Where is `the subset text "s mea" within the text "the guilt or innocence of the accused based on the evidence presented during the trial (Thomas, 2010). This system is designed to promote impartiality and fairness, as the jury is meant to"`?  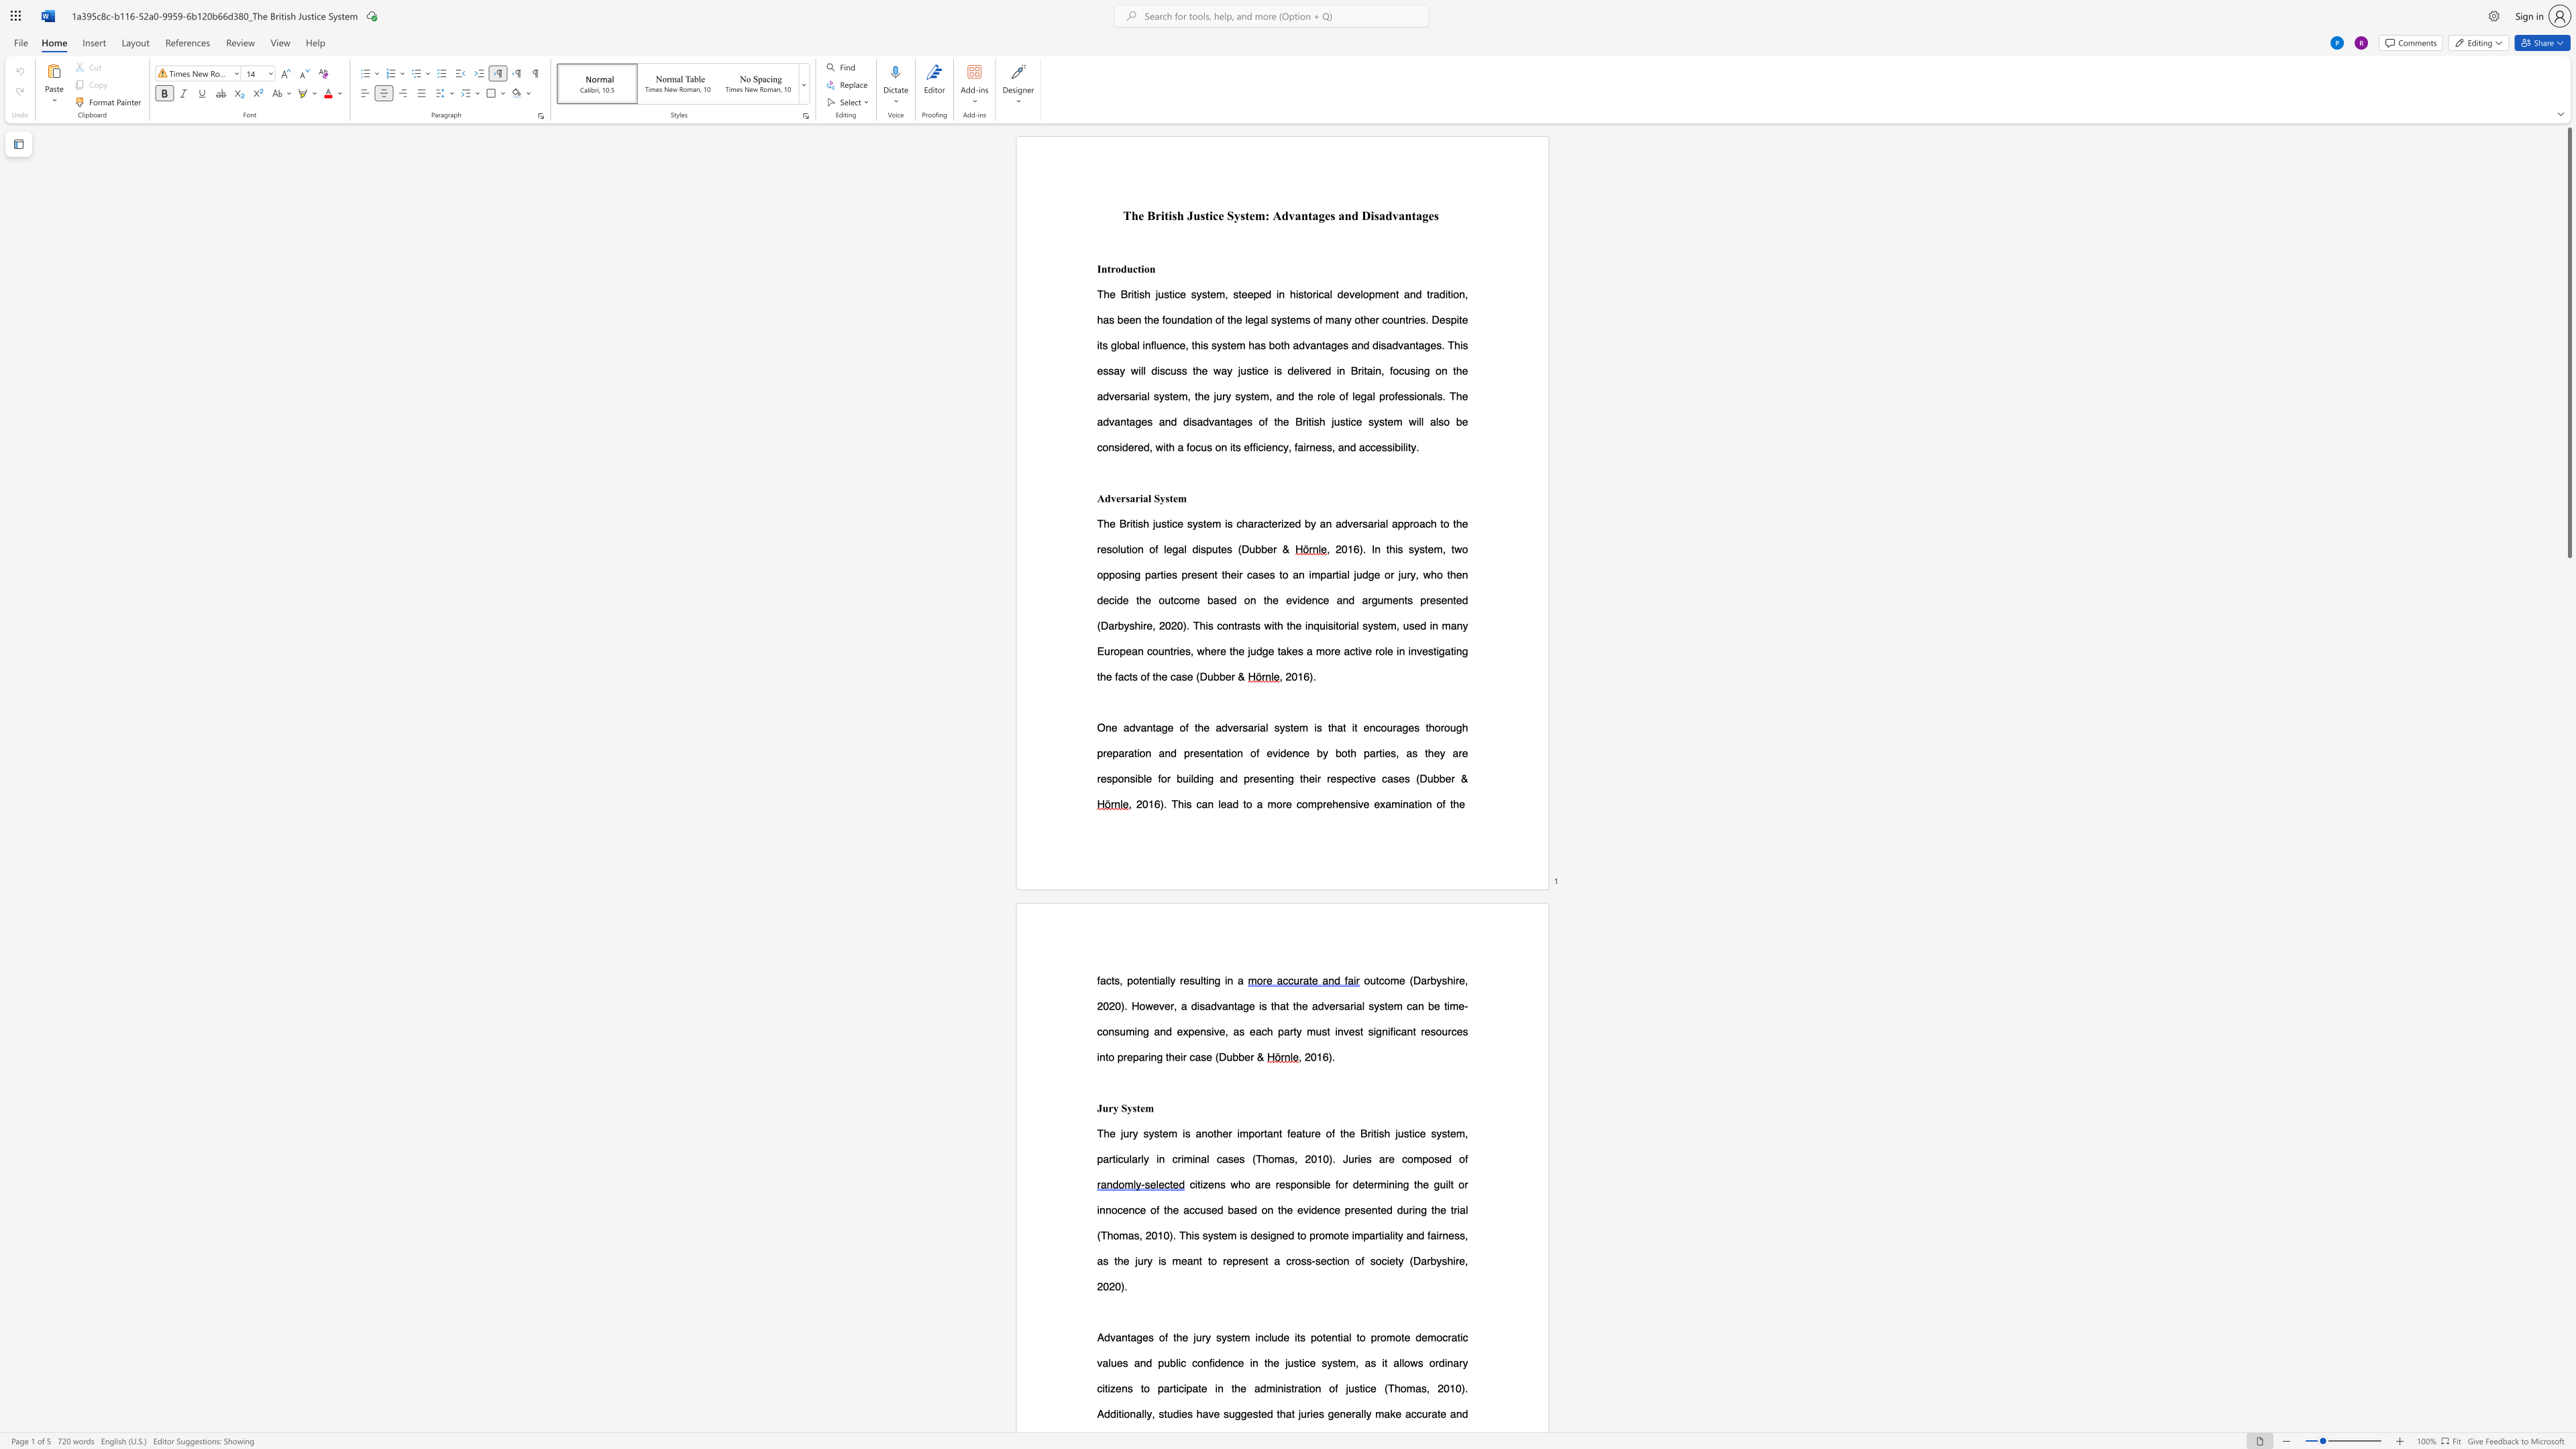 the subset text "s mea" within the text "the guilt or innocence of the accused based on the evidence presented during the trial (Thomas, 2010). This system is designed to promote impartiality and fairness, as the jury is meant to" is located at coordinates (1160, 1260).